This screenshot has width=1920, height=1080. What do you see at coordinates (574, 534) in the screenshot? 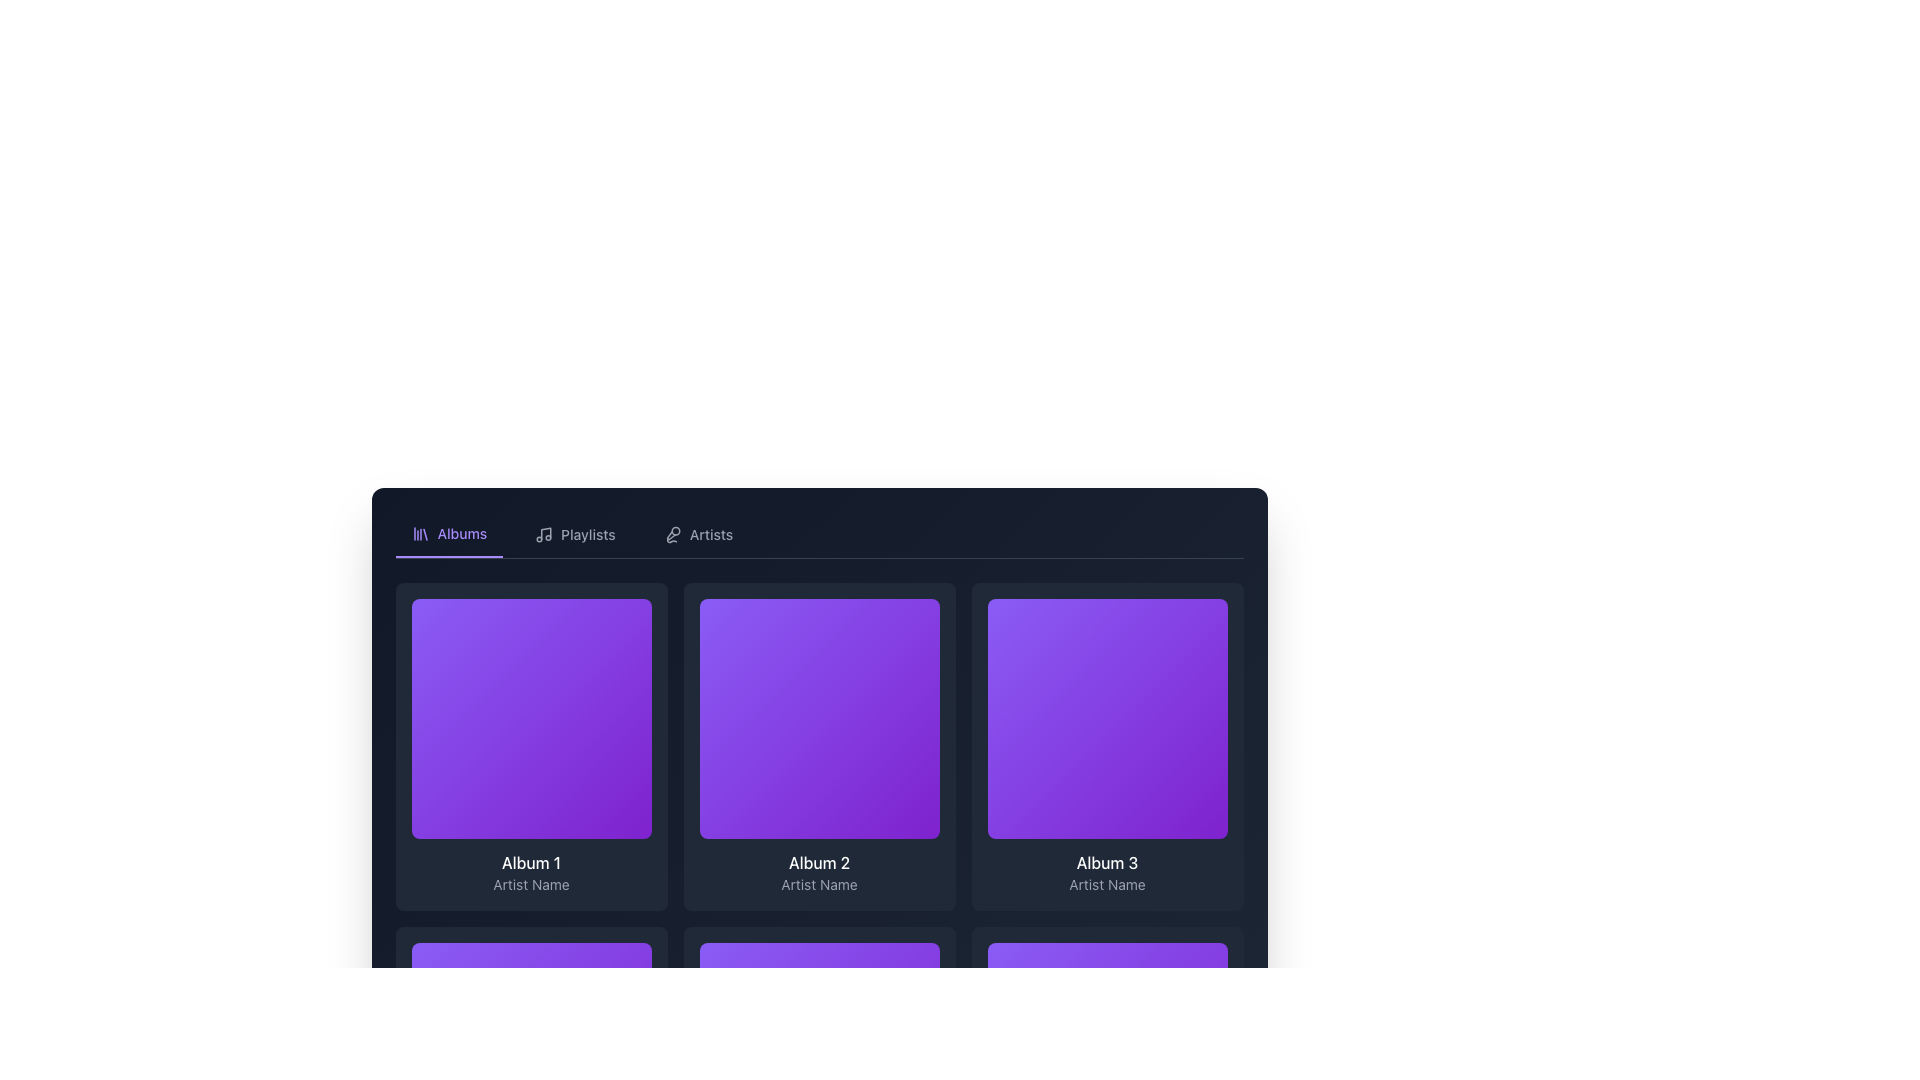
I see `the 'Playlists' button, which is a text link with a music note icon` at bounding box center [574, 534].